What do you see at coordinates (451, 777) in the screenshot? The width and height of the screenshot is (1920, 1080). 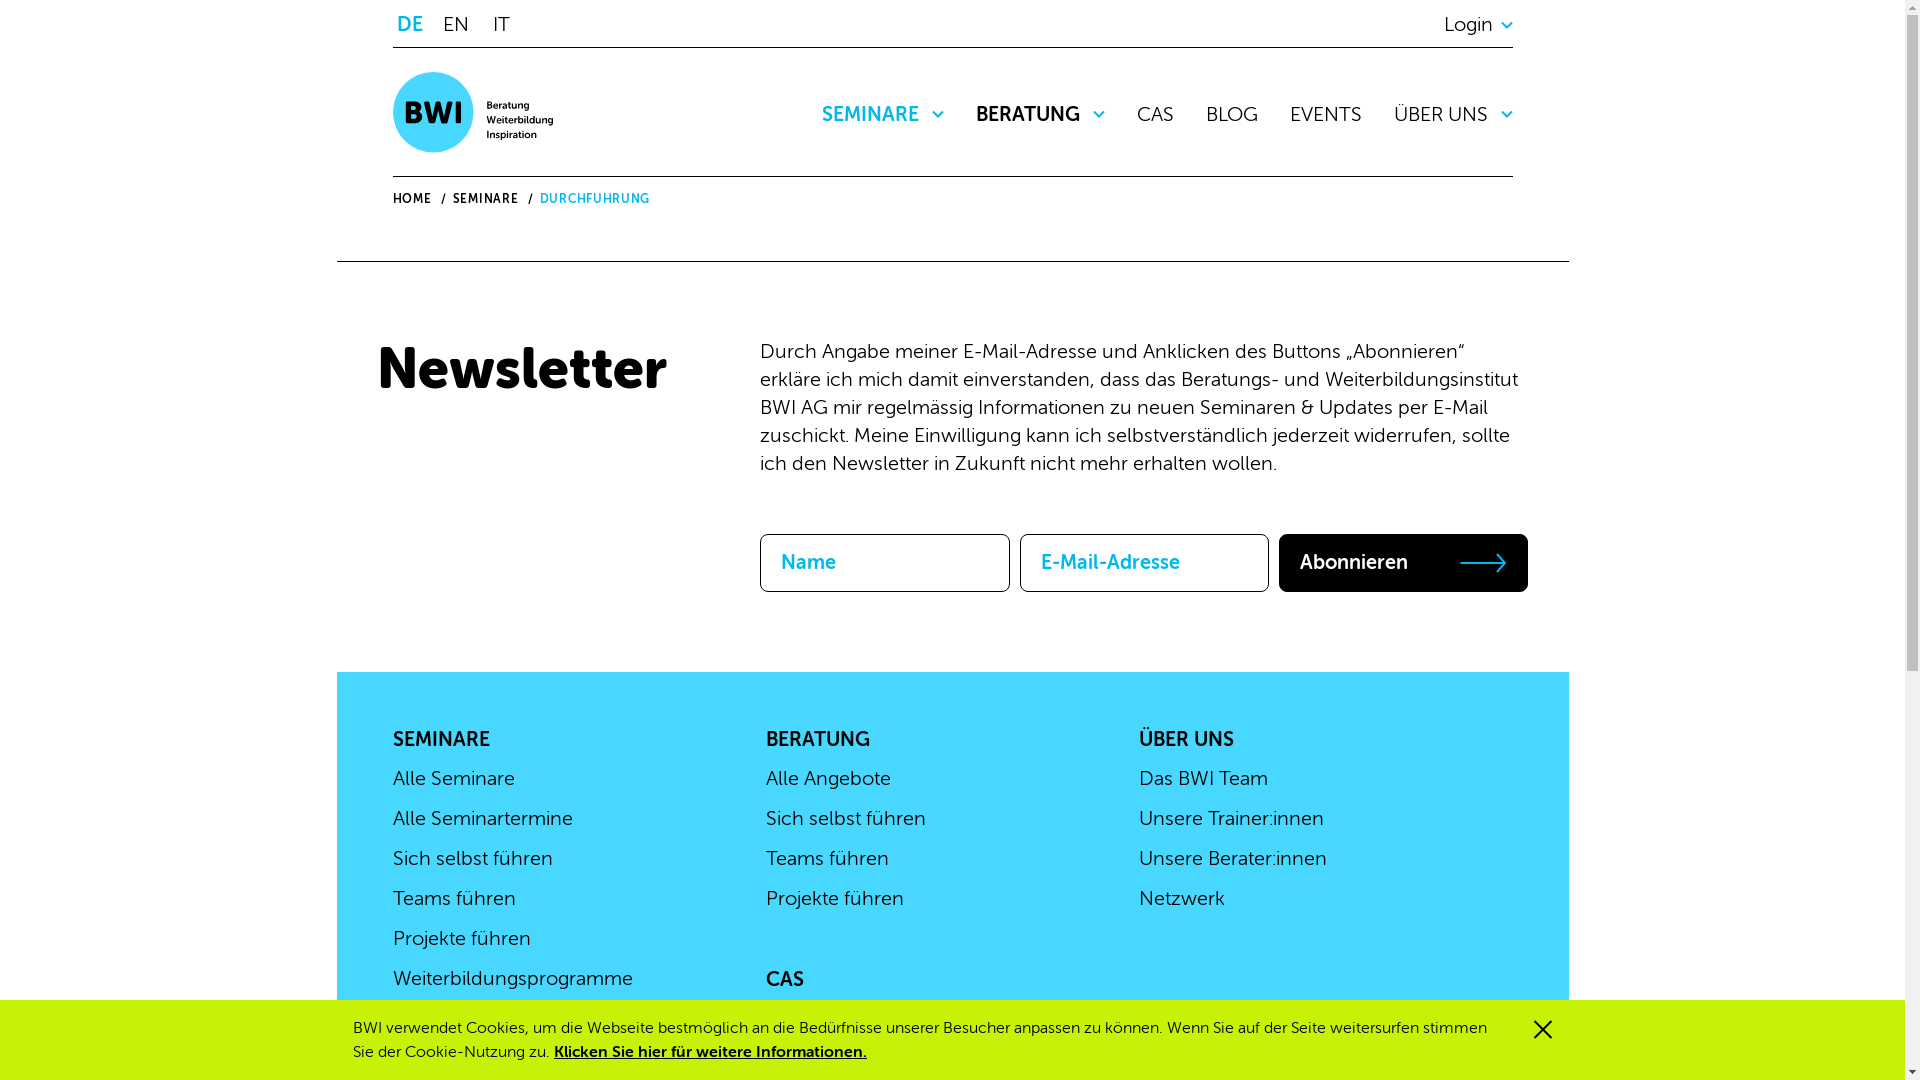 I see `'Alle Seminare'` at bounding box center [451, 777].